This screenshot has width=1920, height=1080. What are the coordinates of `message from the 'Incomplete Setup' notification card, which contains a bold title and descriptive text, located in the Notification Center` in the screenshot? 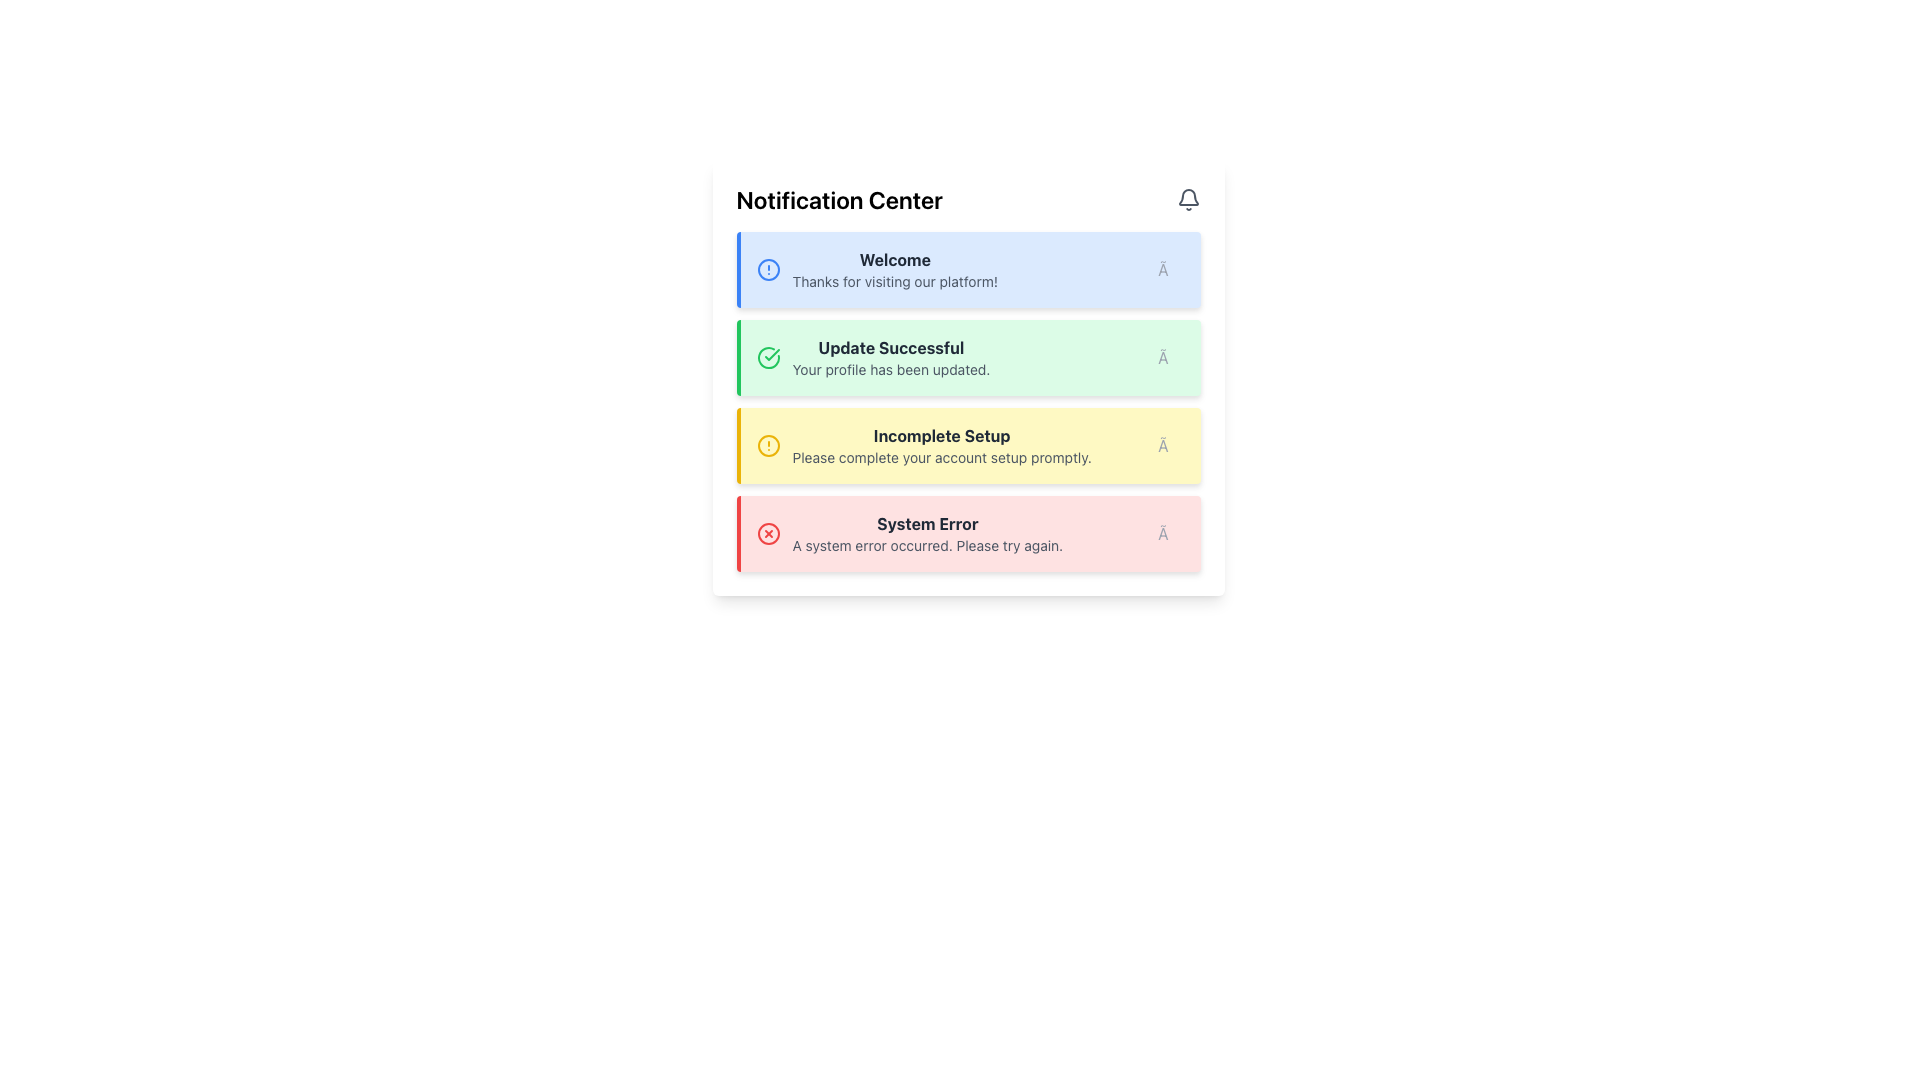 It's located at (968, 445).